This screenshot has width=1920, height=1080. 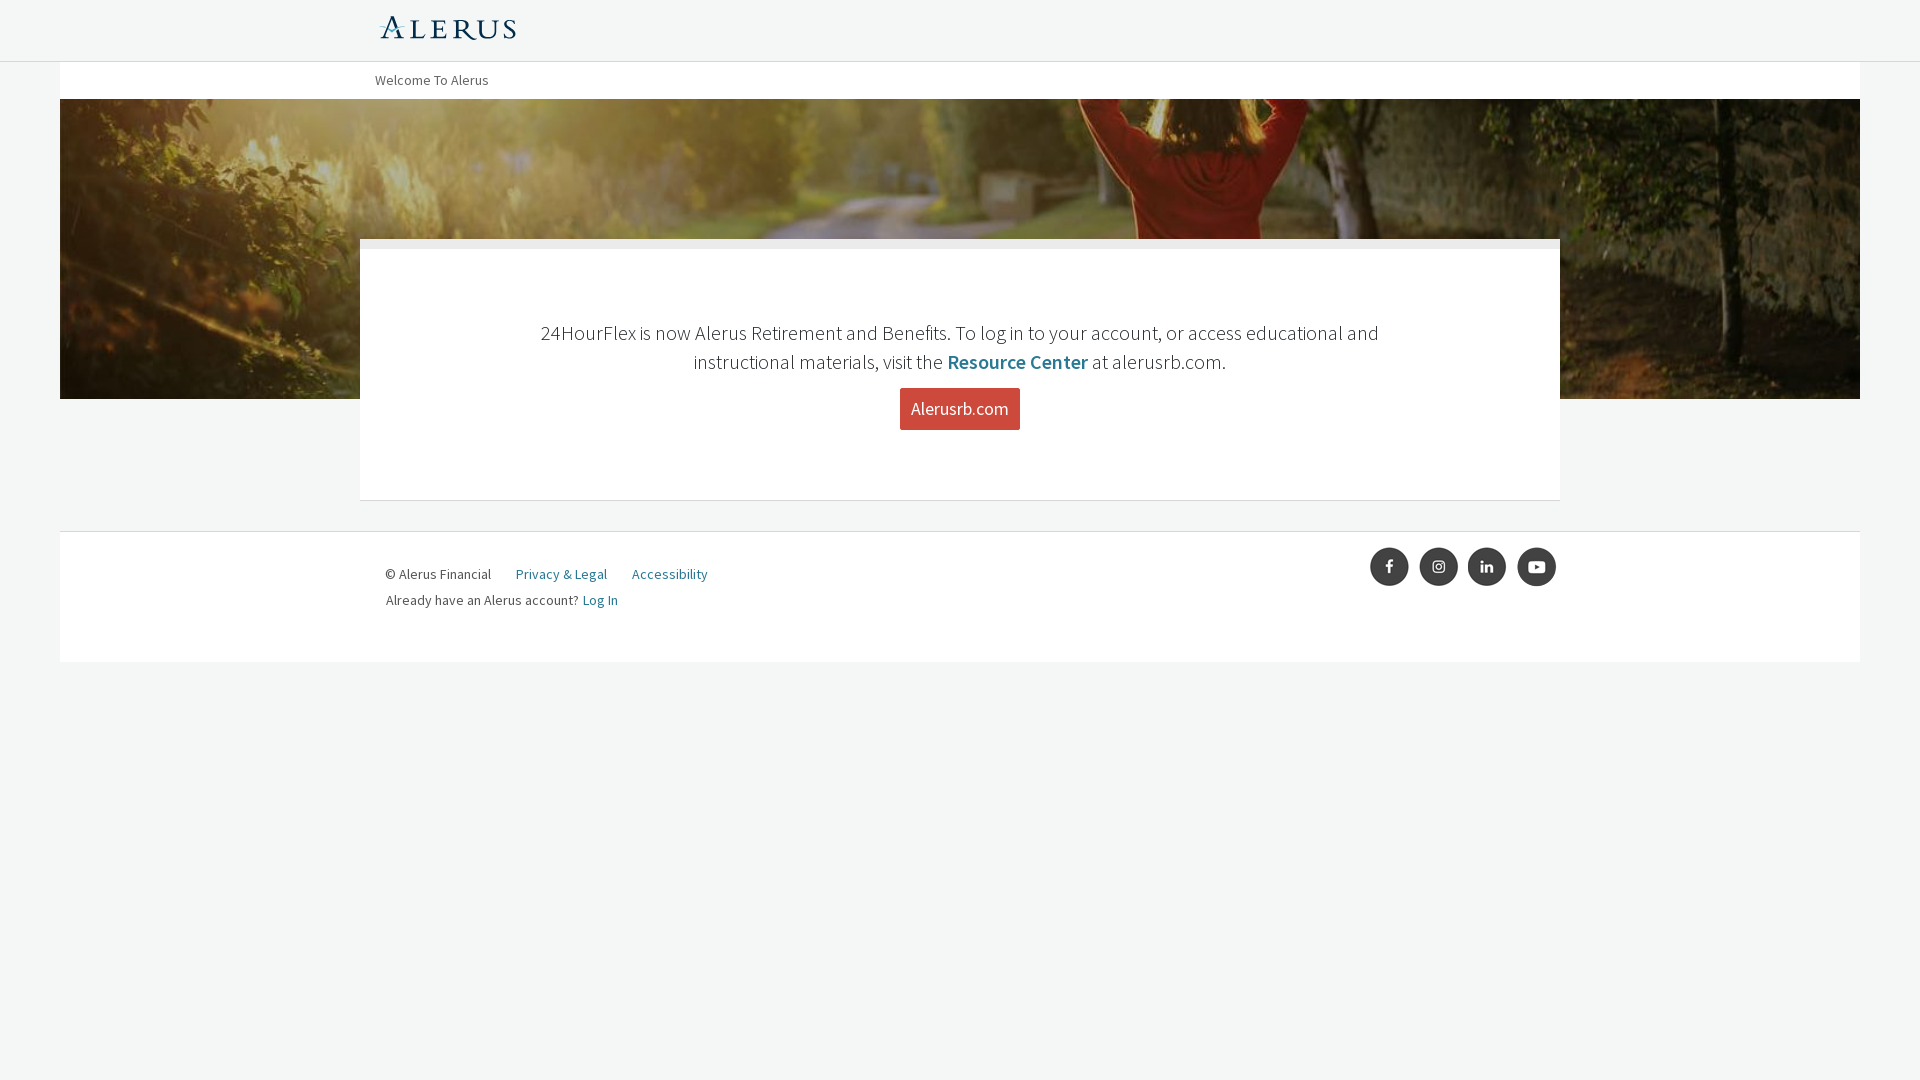 I want to click on 'LinkedIn', so click(x=1488, y=567).